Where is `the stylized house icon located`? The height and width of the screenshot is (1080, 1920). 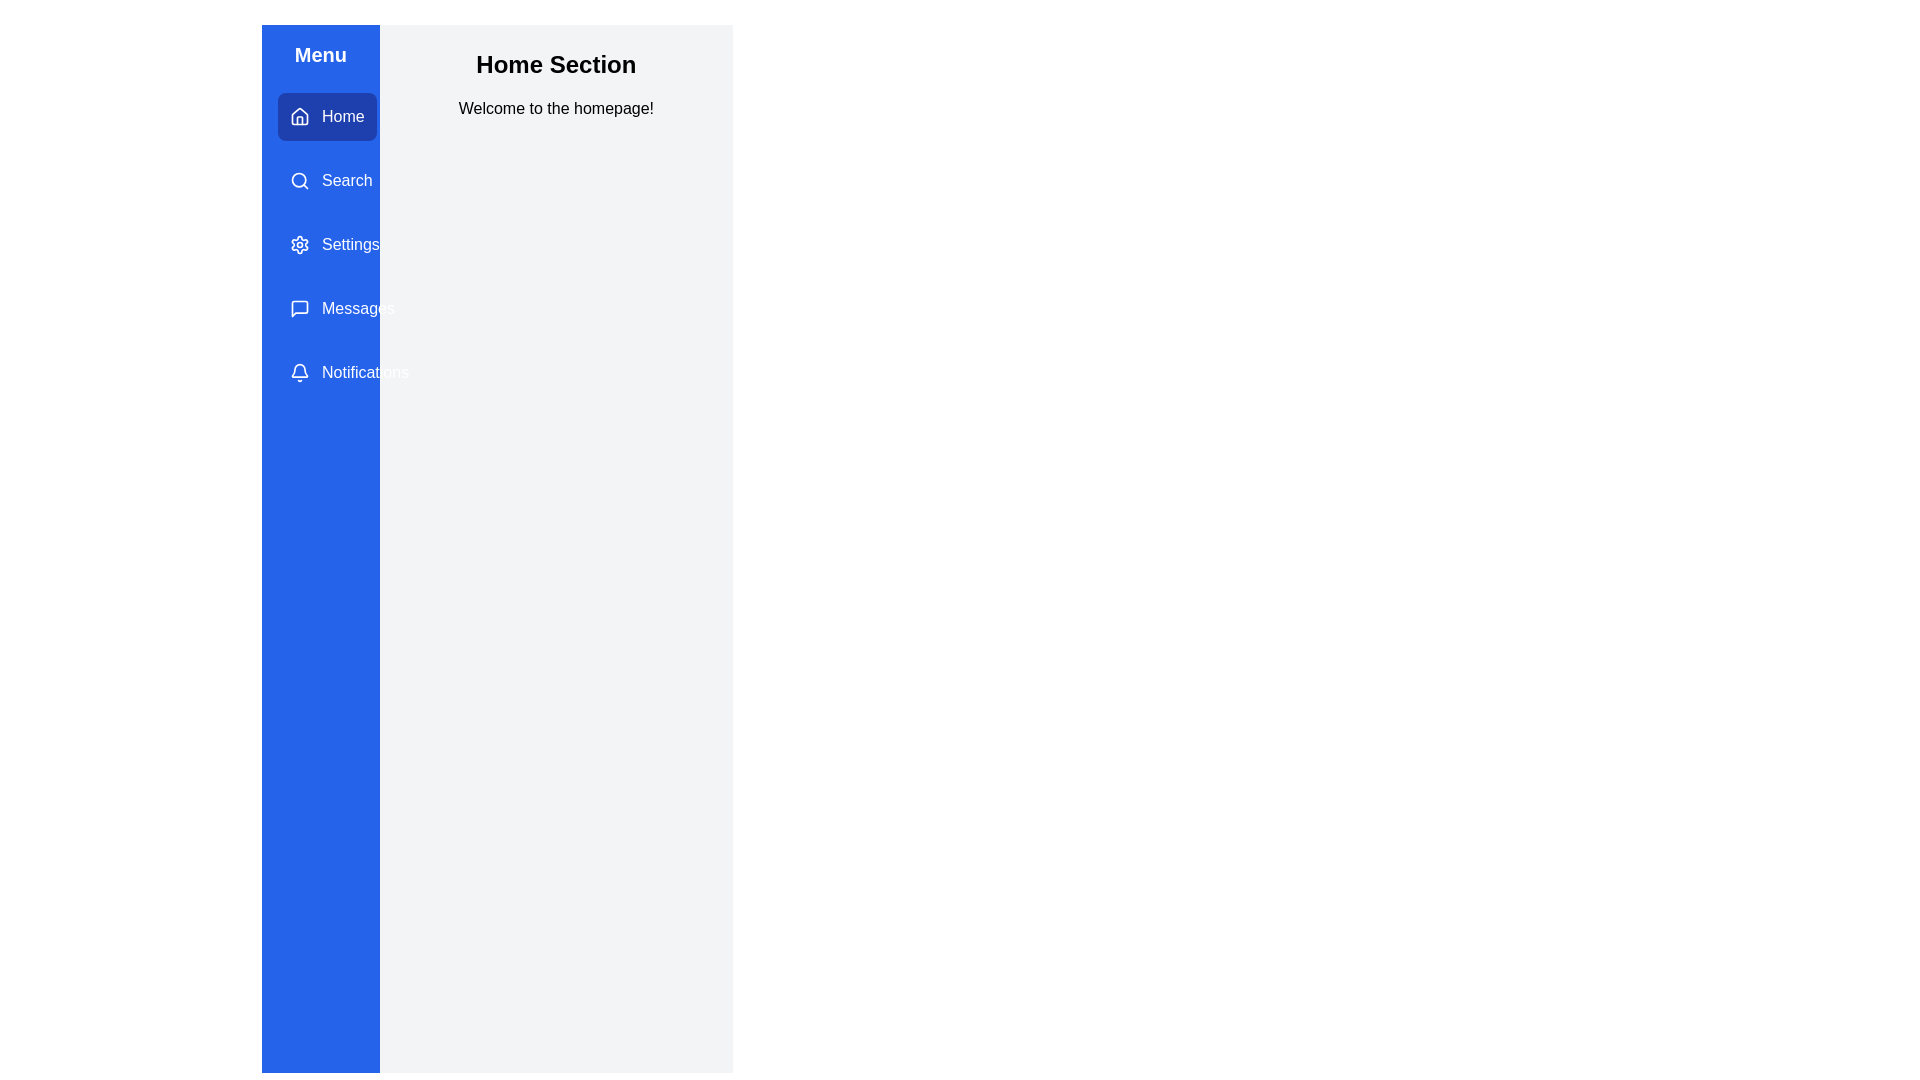 the stylized house icon located is located at coordinates (298, 115).